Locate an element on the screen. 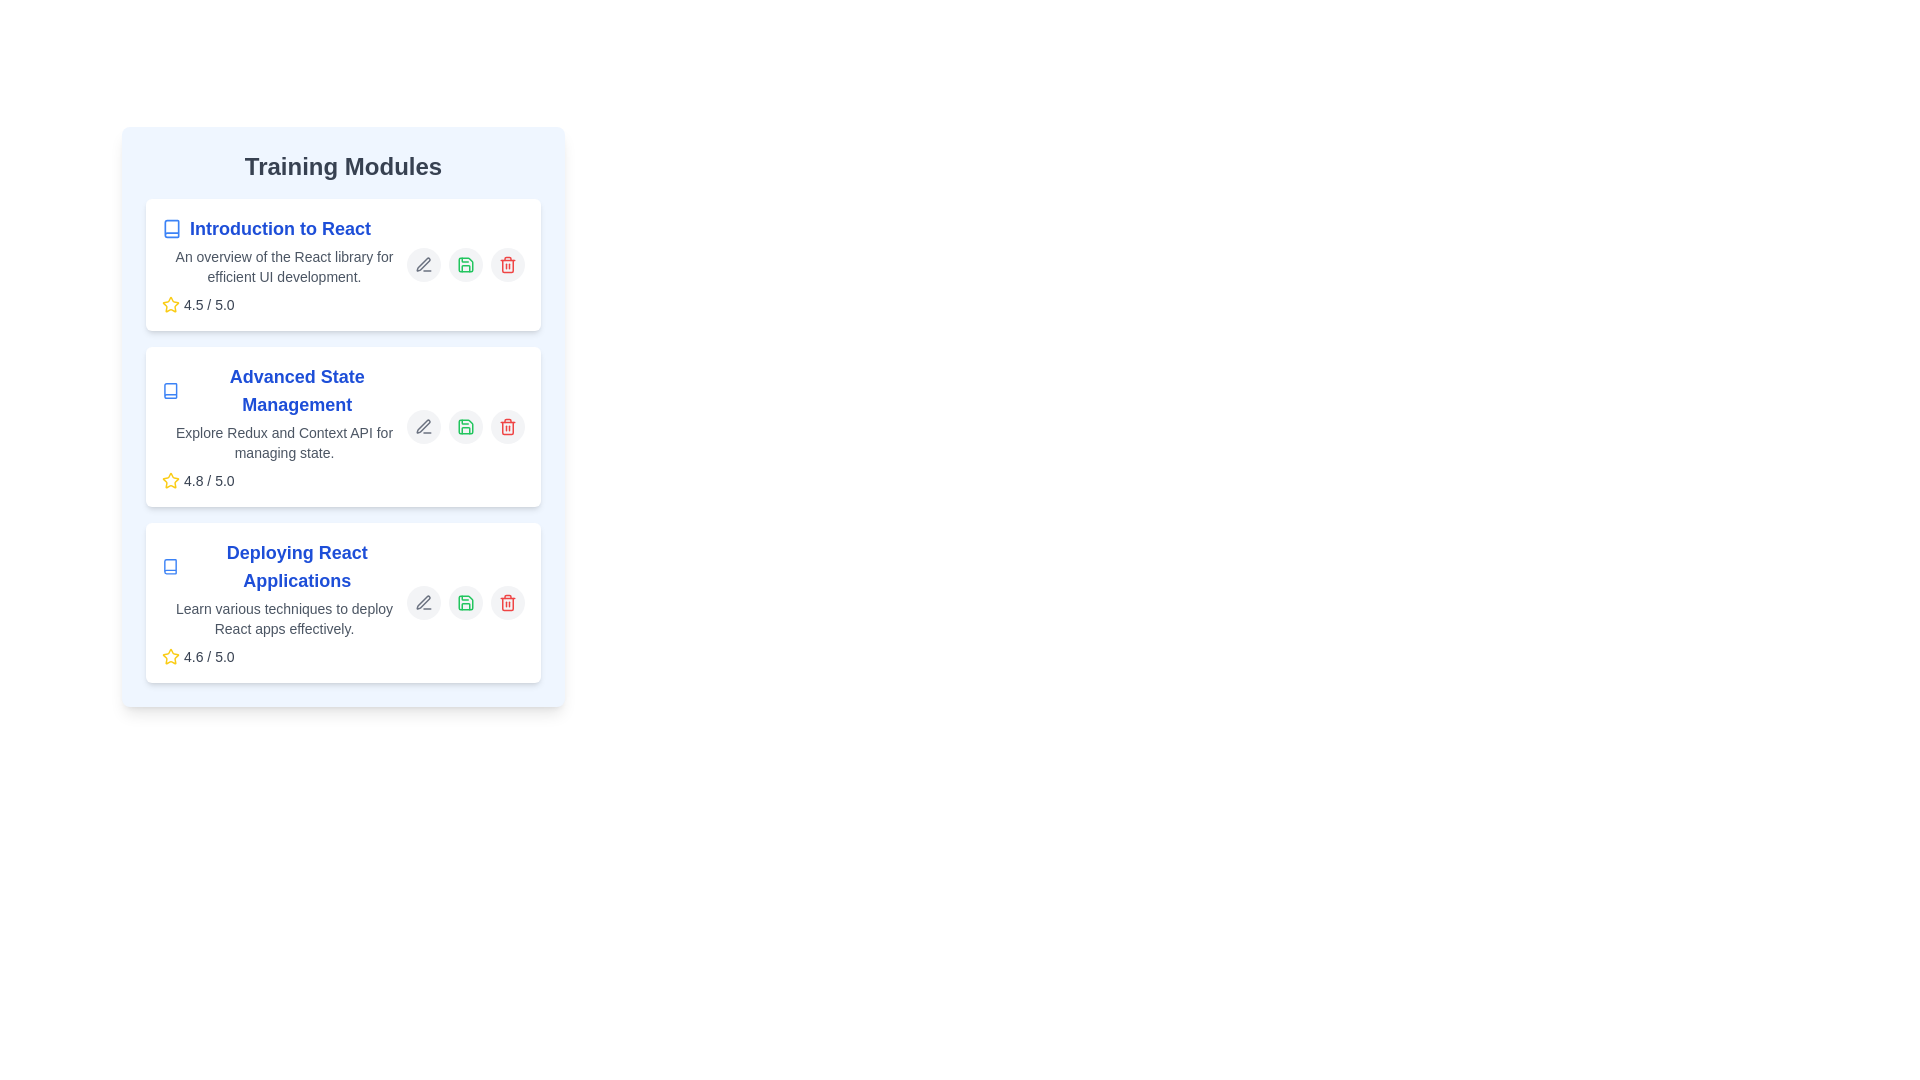 This screenshot has height=1080, width=1920. the text label stating 'An overview of the React library for efficient UI development.' located under the title 'Introduction to React' is located at coordinates (283, 265).